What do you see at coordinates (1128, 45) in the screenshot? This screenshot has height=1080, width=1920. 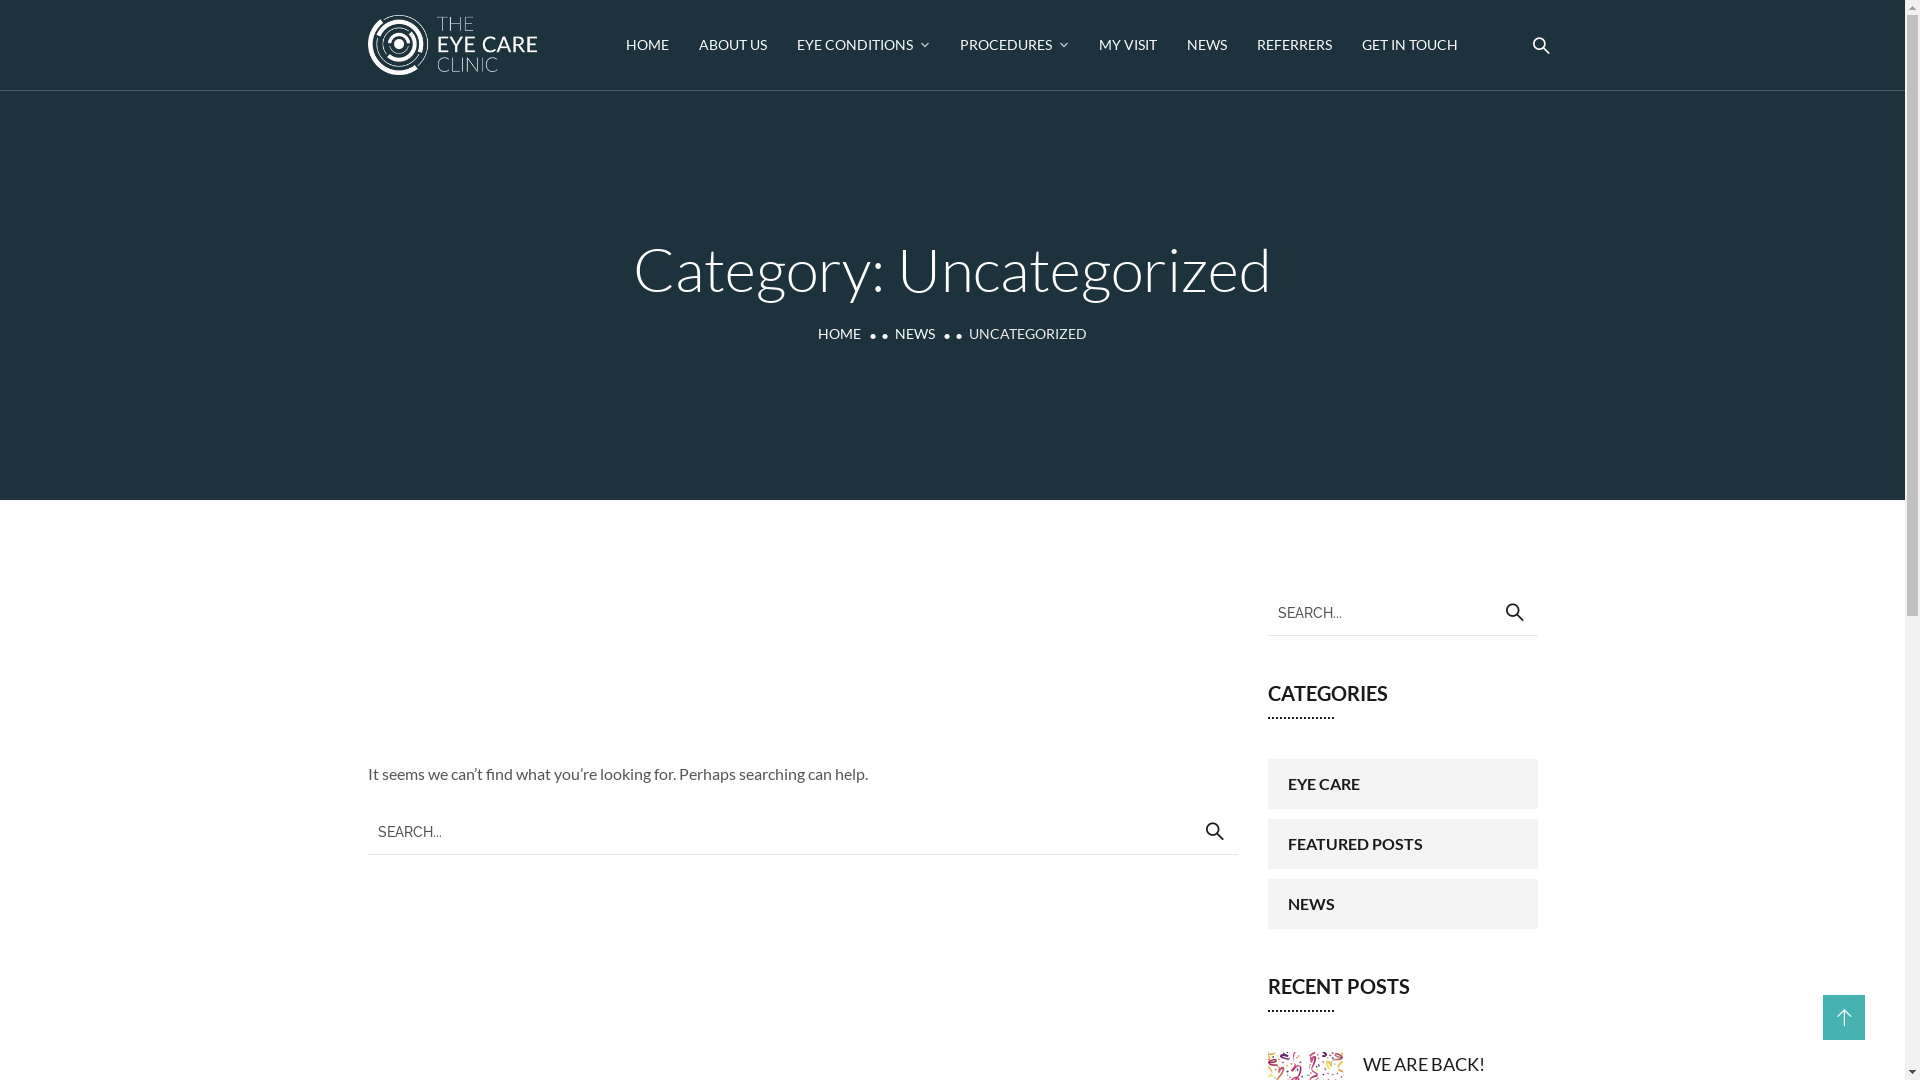 I see `'MY VISIT'` at bounding box center [1128, 45].